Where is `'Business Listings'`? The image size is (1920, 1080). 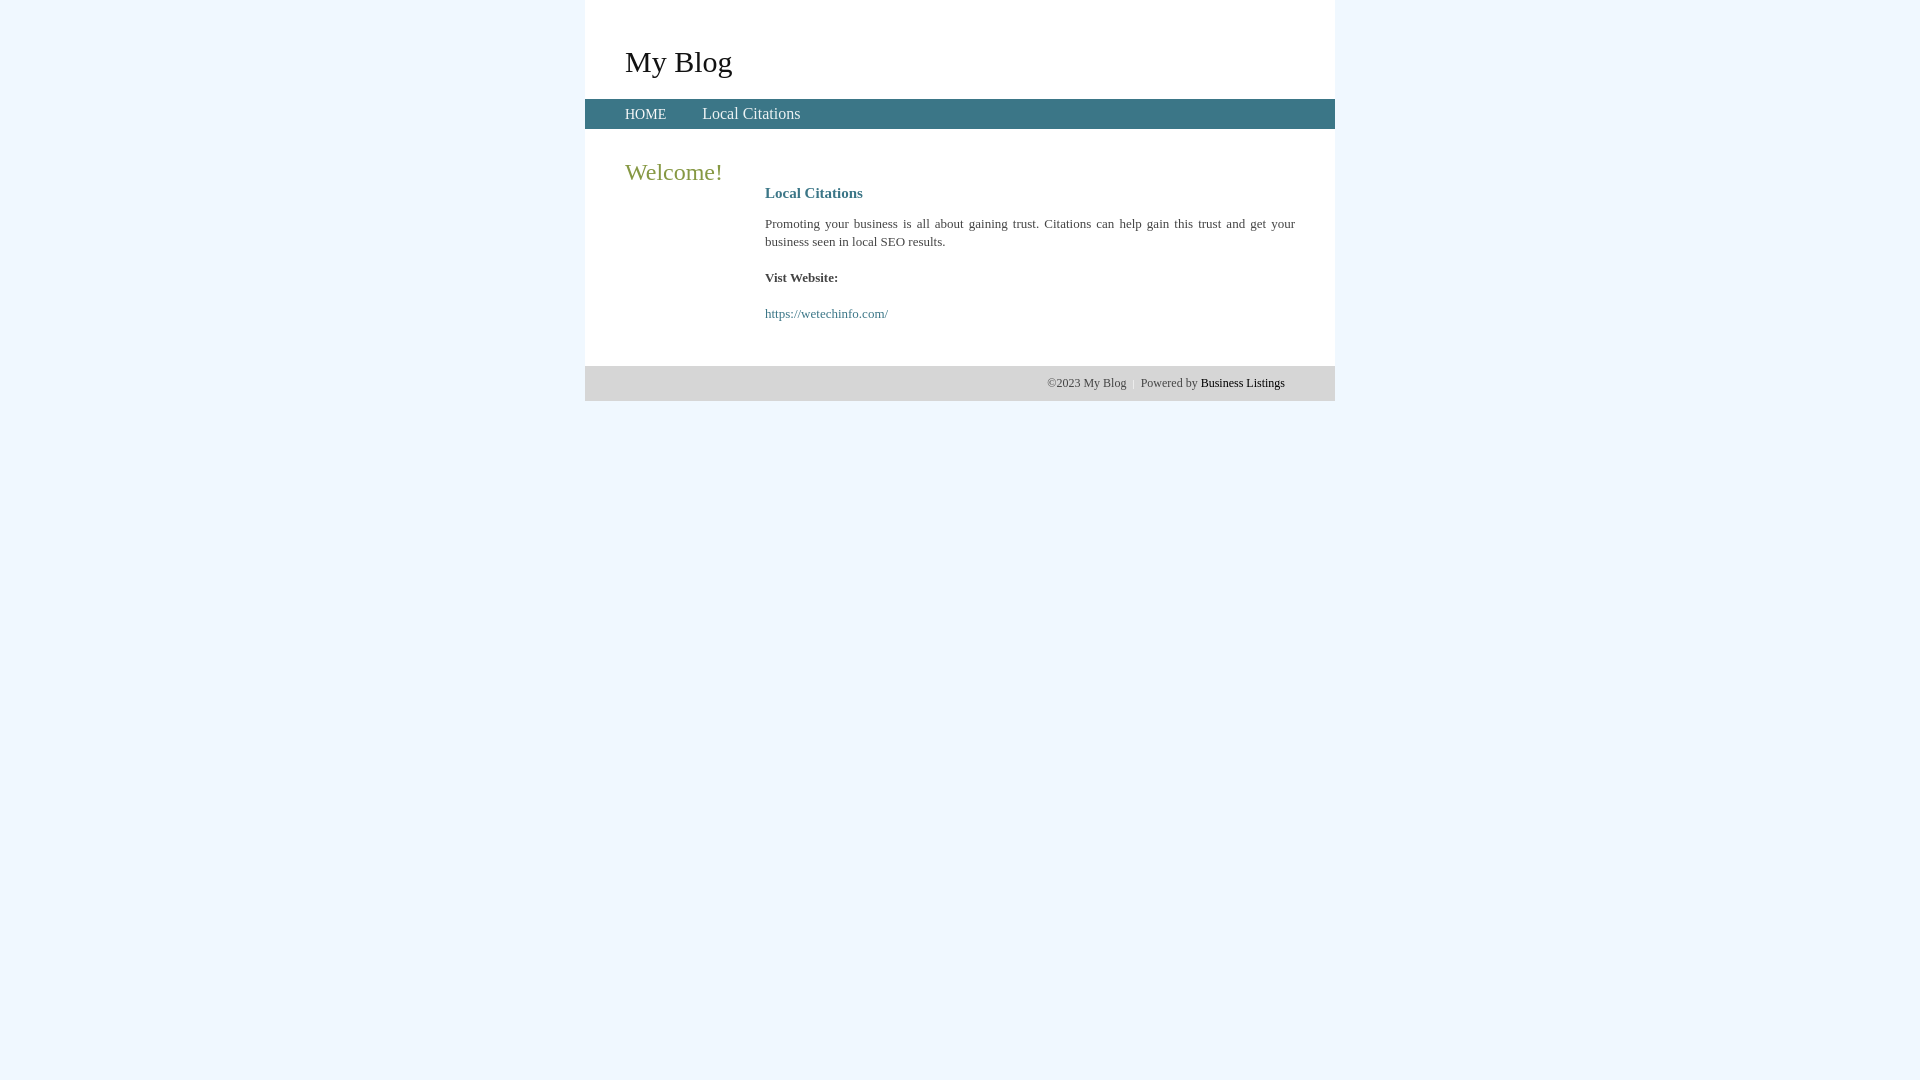
'Business Listings' is located at coordinates (1242, 382).